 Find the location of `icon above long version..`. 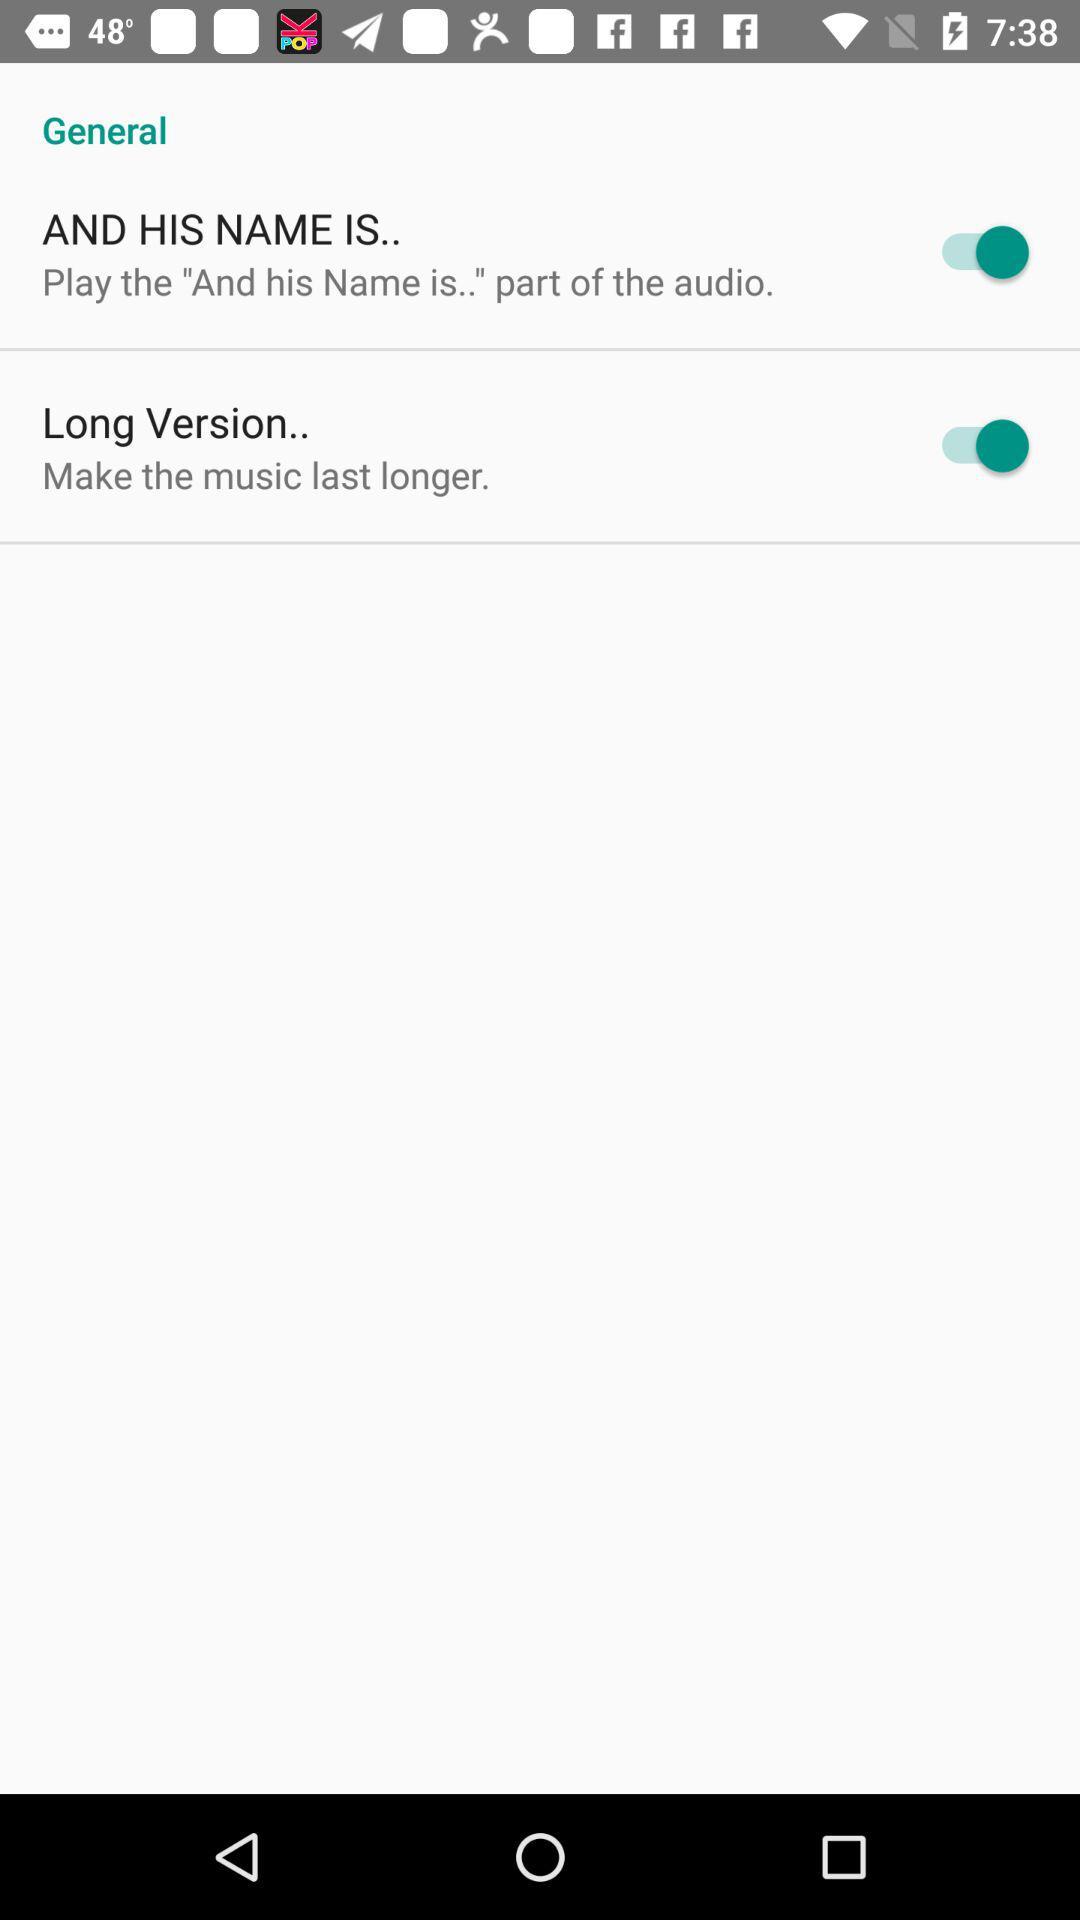

icon above long version.. is located at coordinates (407, 280).